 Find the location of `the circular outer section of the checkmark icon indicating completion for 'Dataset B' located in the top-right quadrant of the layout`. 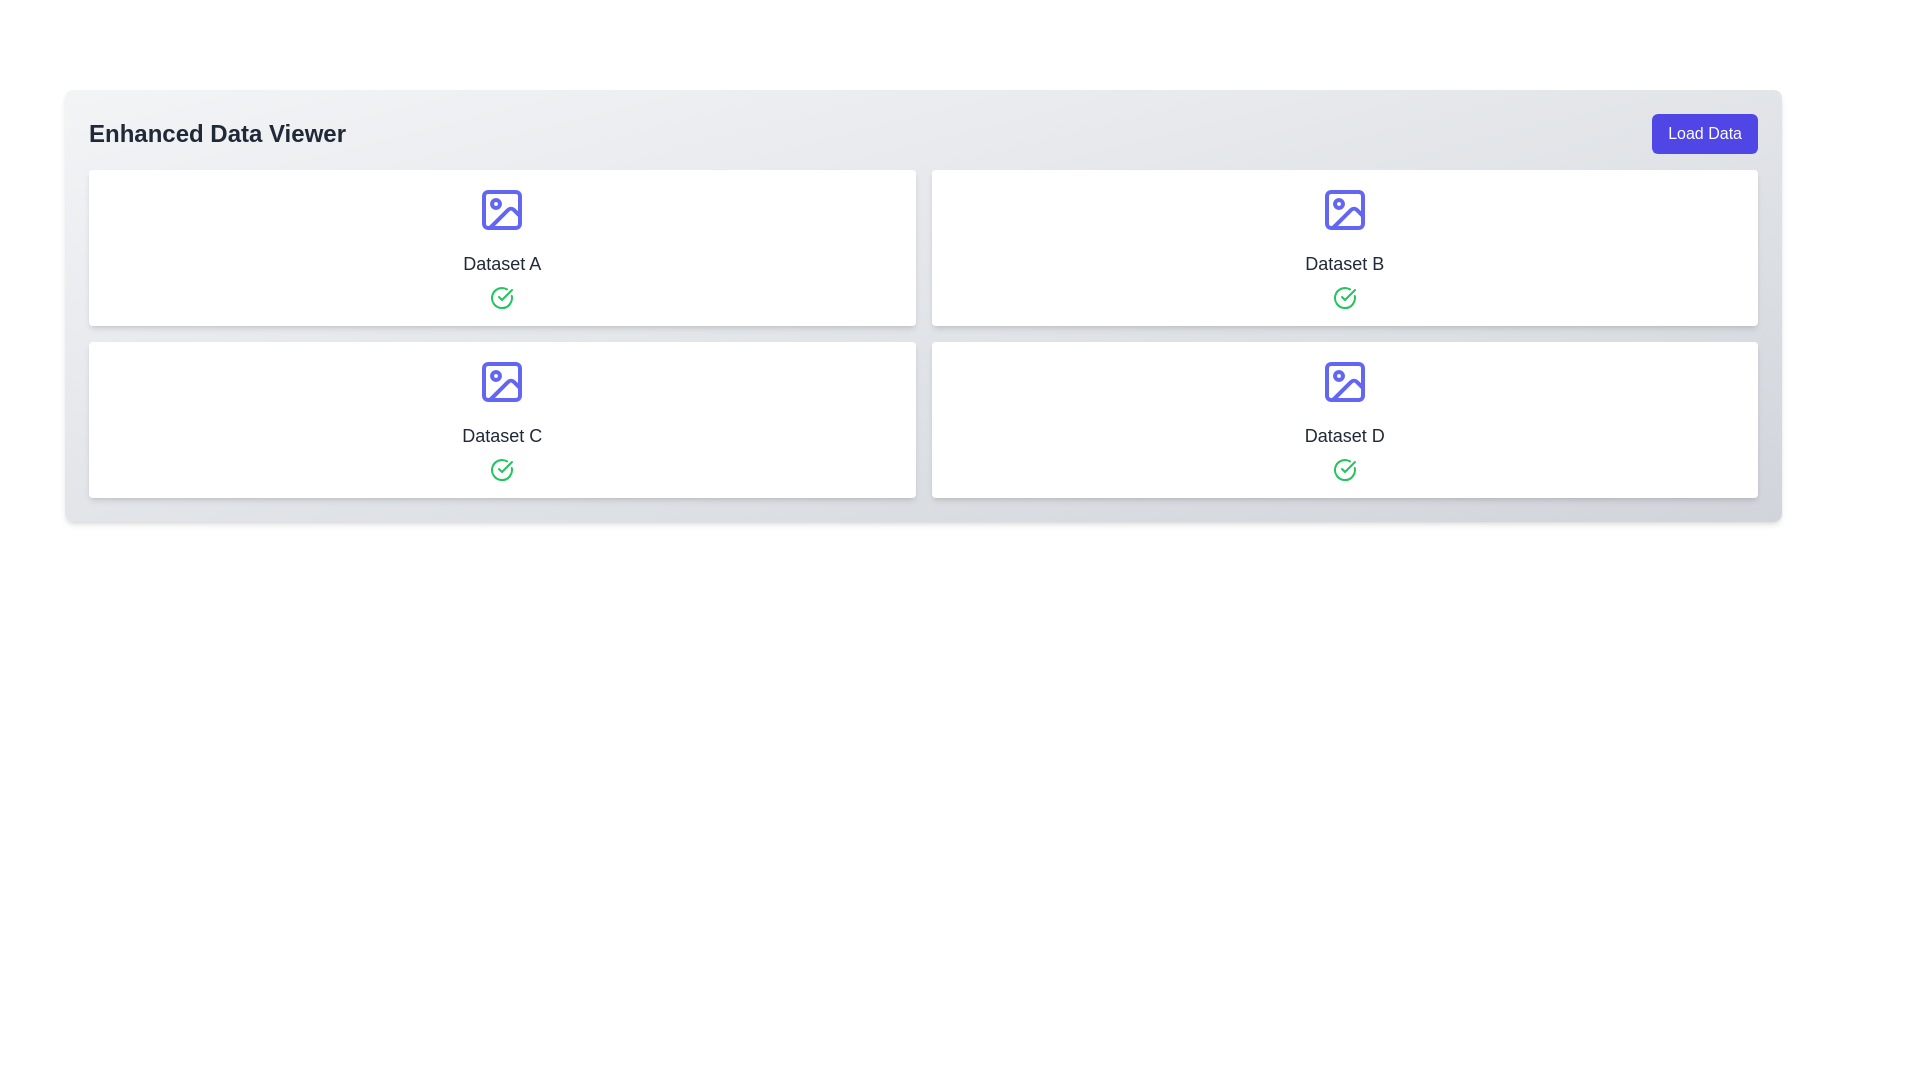

the circular outer section of the checkmark icon indicating completion for 'Dataset B' located in the top-right quadrant of the layout is located at coordinates (1344, 297).